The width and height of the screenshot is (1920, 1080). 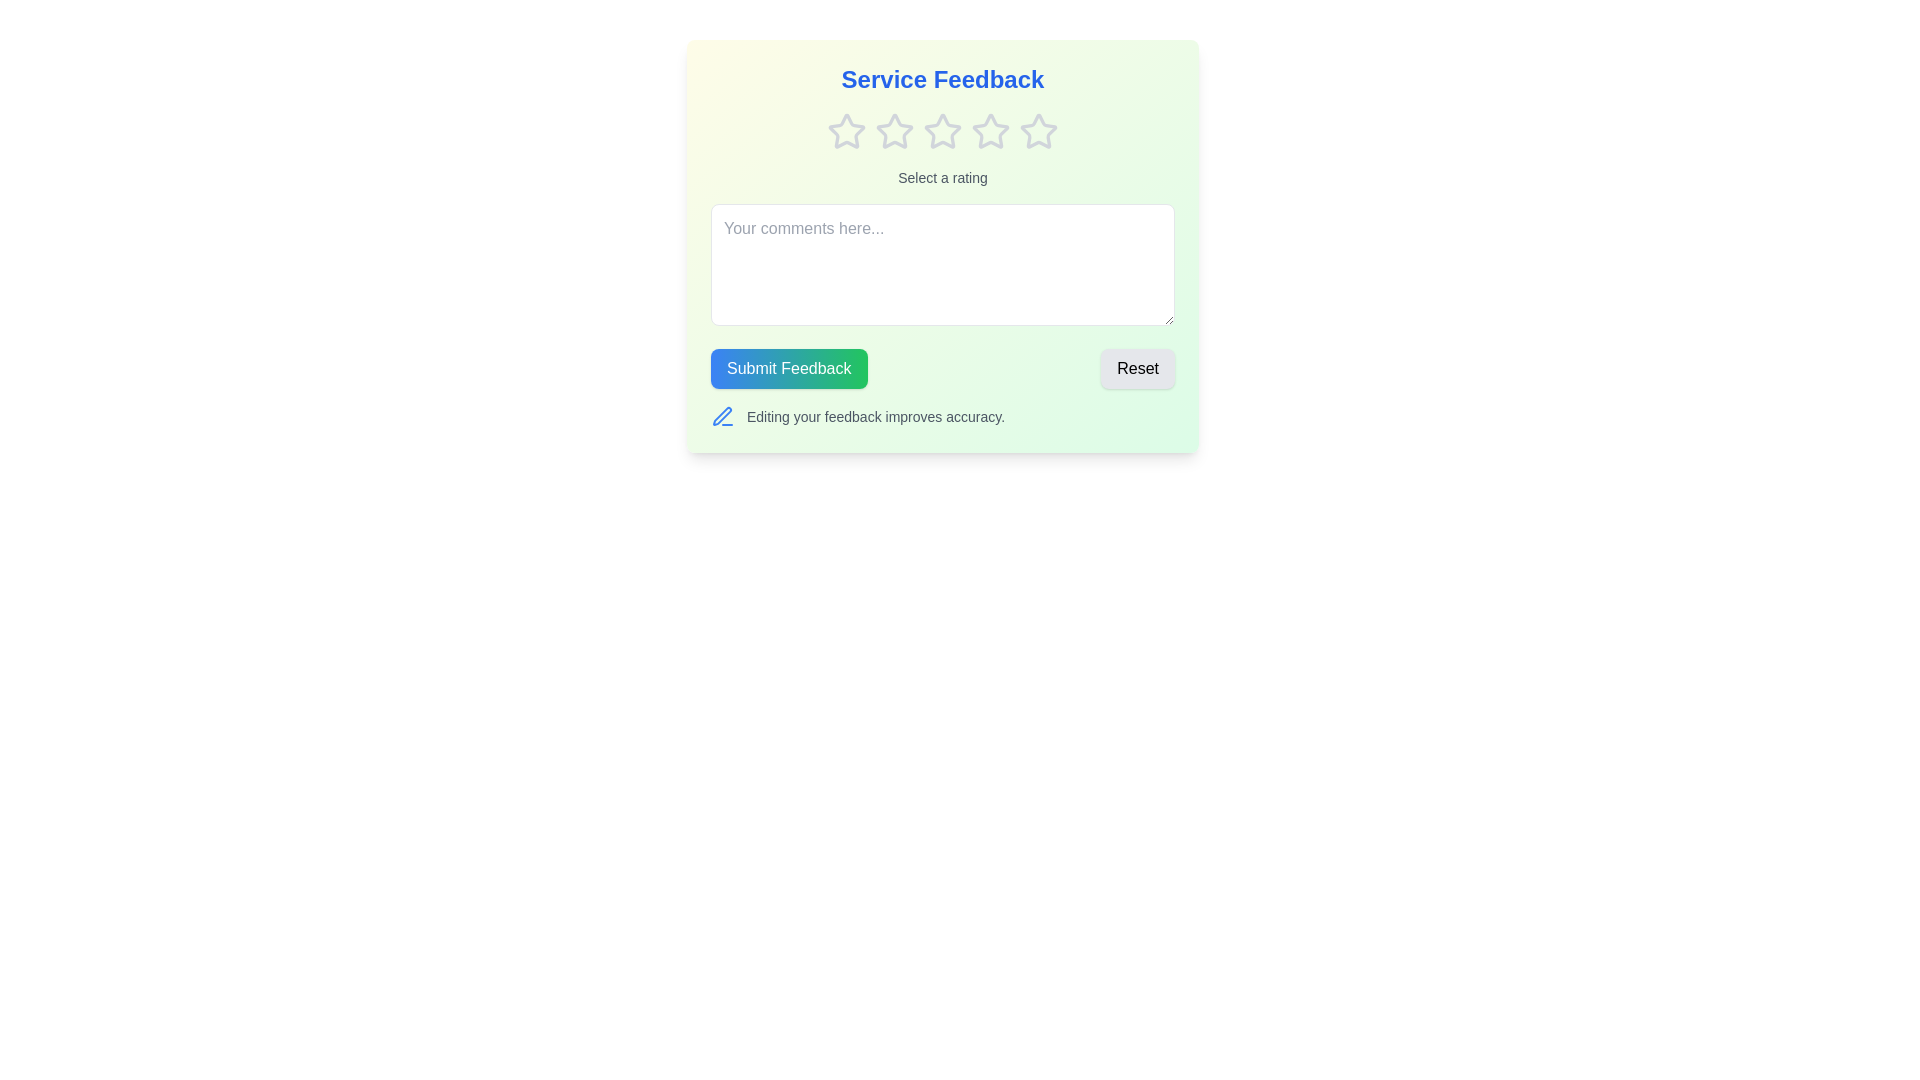 What do you see at coordinates (893, 131) in the screenshot?
I see `the second star icon in the rating section` at bounding box center [893, 131].